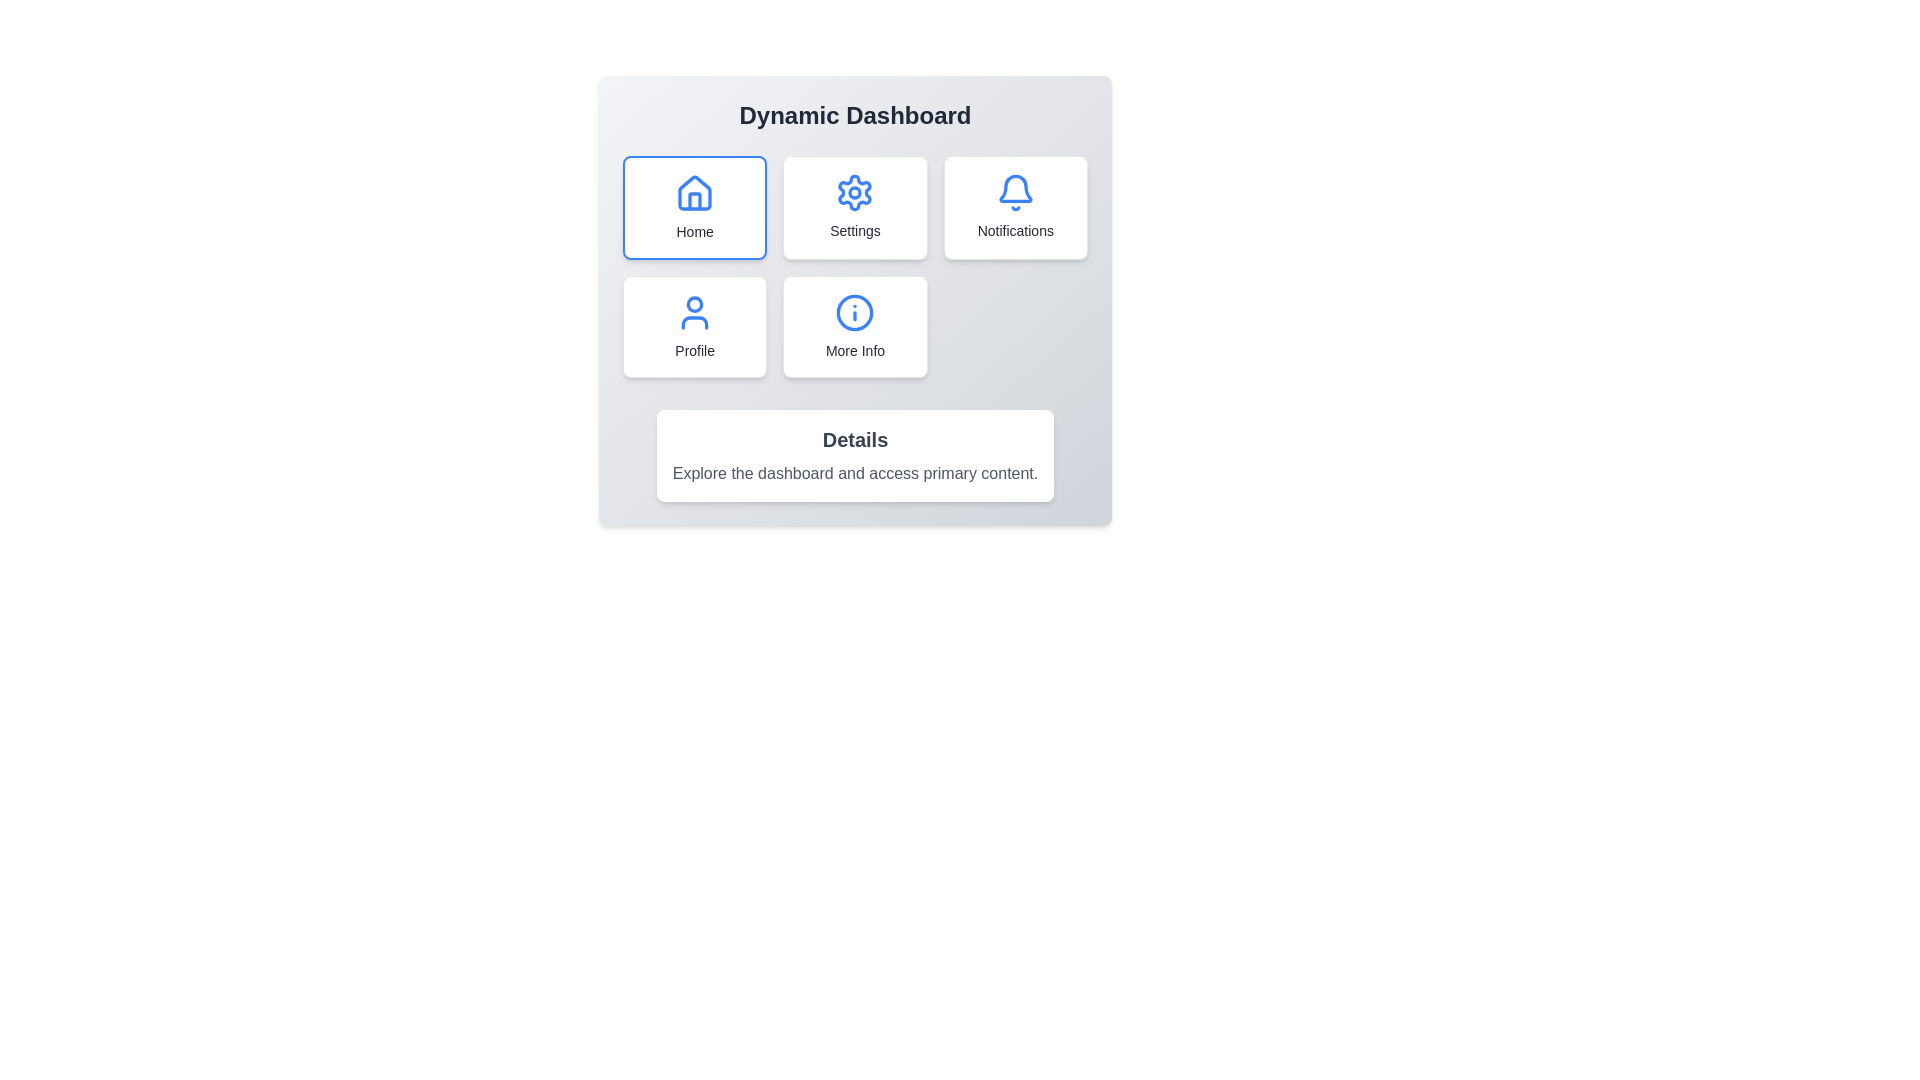 Image resolution: width=1920 pixels, height=1080 pixels. Describe the element at coordinates (855, 192) in the screenshot. I see `the 'Settings' button icon located in the second button of the top row of the navigation grid on the main dashboard interface` at that location.